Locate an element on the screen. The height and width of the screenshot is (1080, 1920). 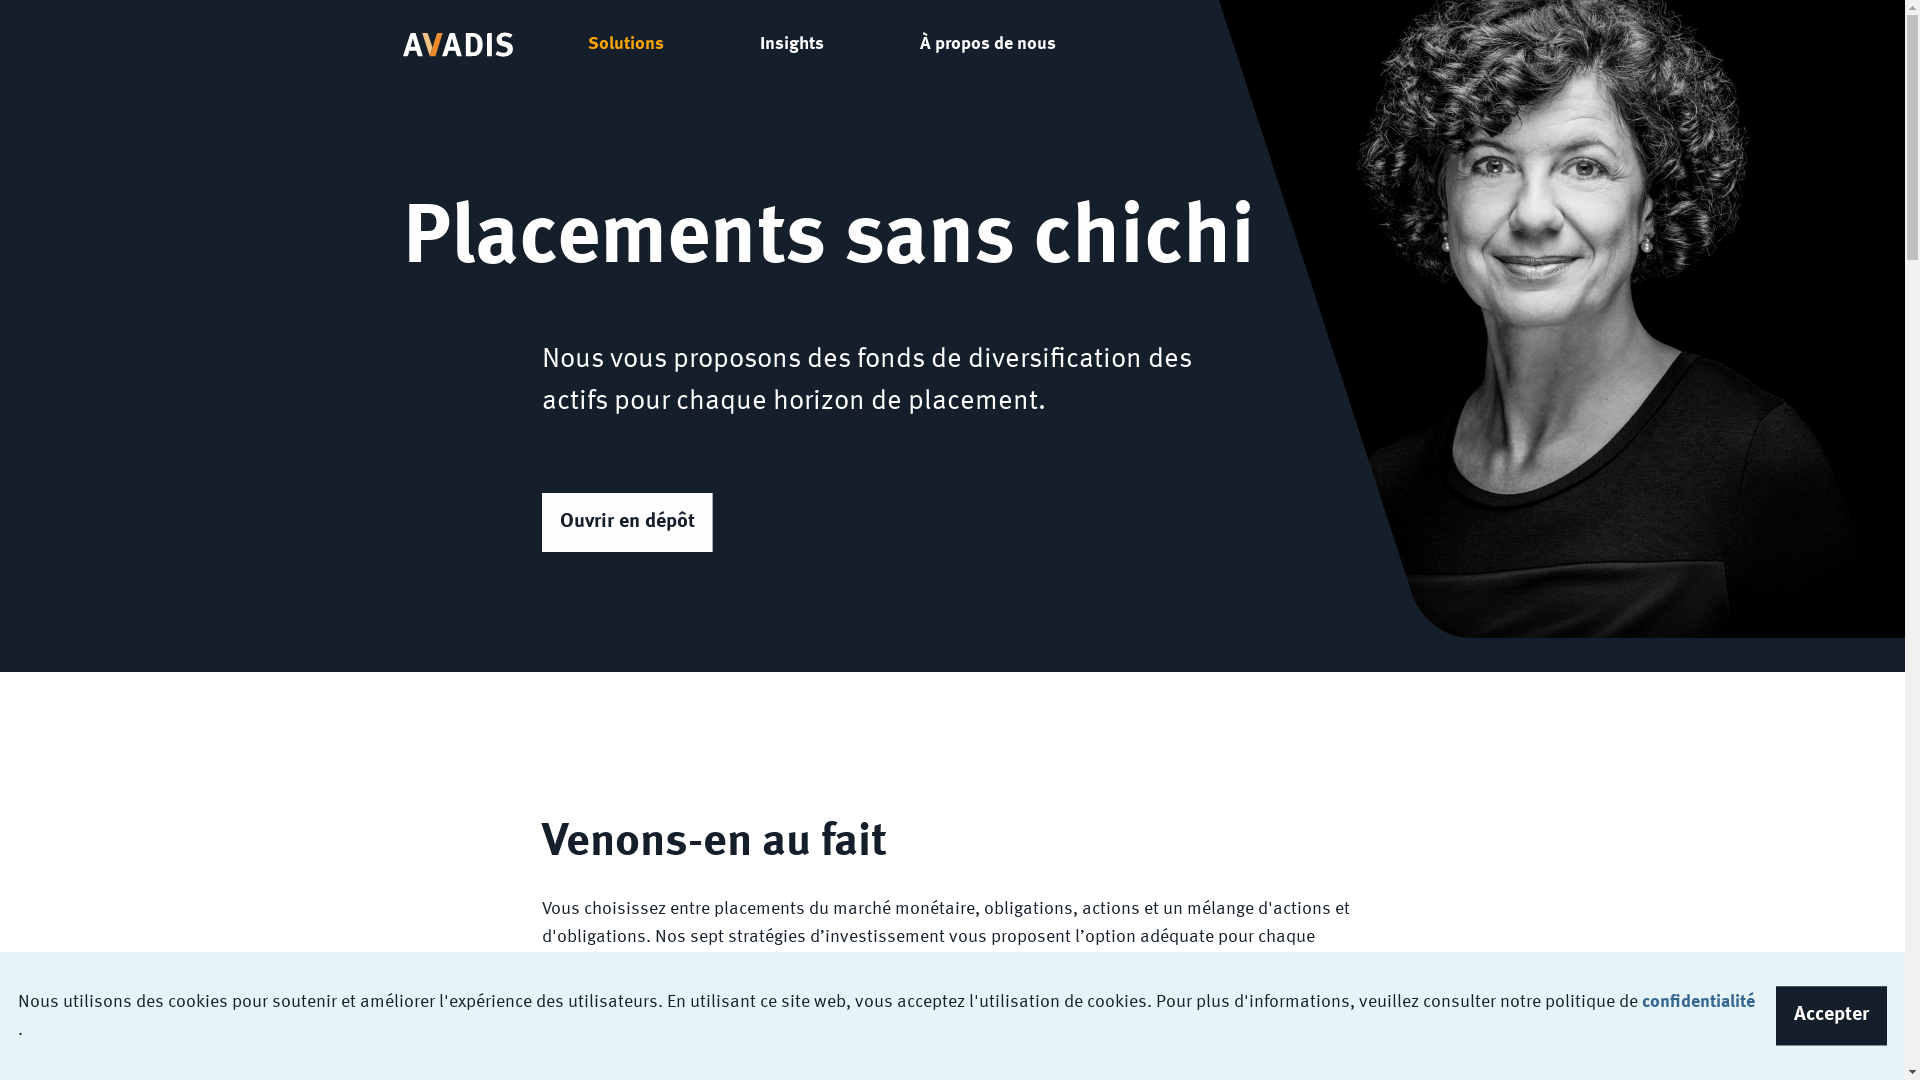
'Accepter' is located at coordinates (1831, 1015).